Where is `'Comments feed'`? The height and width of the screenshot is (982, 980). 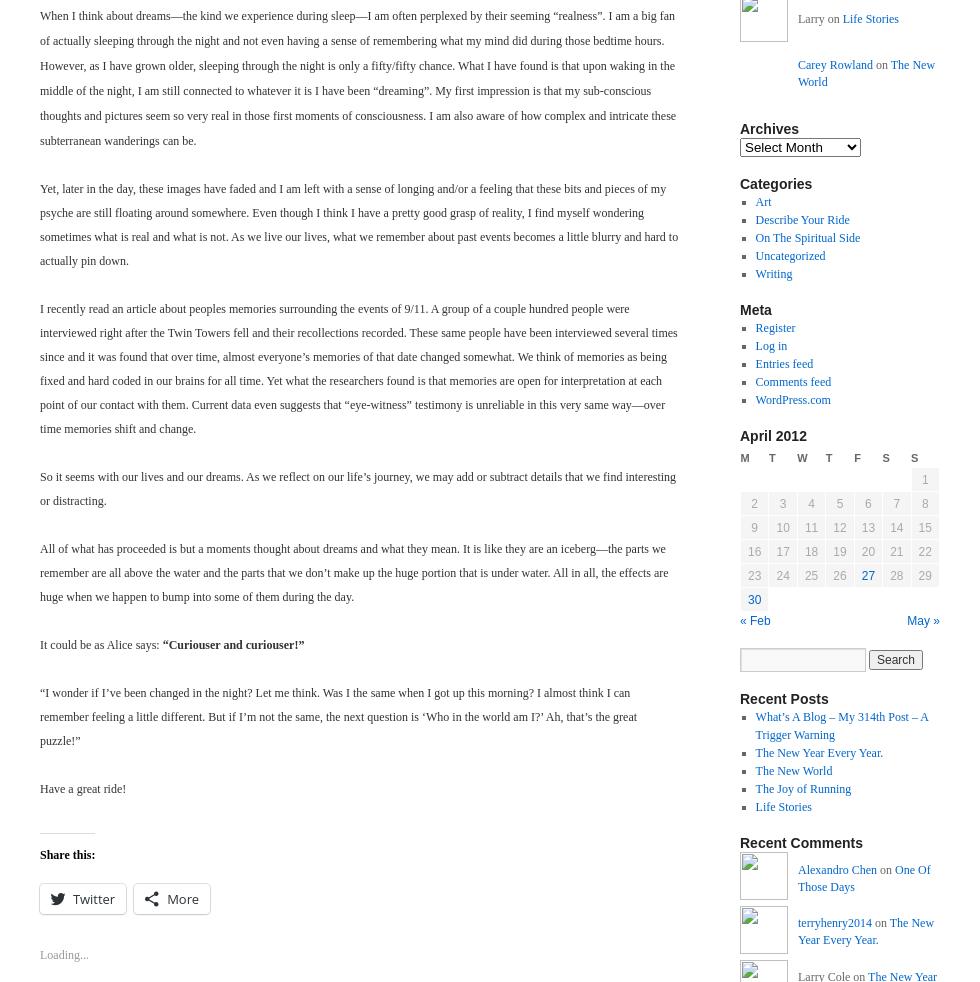 'Comments feed' is located at coordinates (754, 381).